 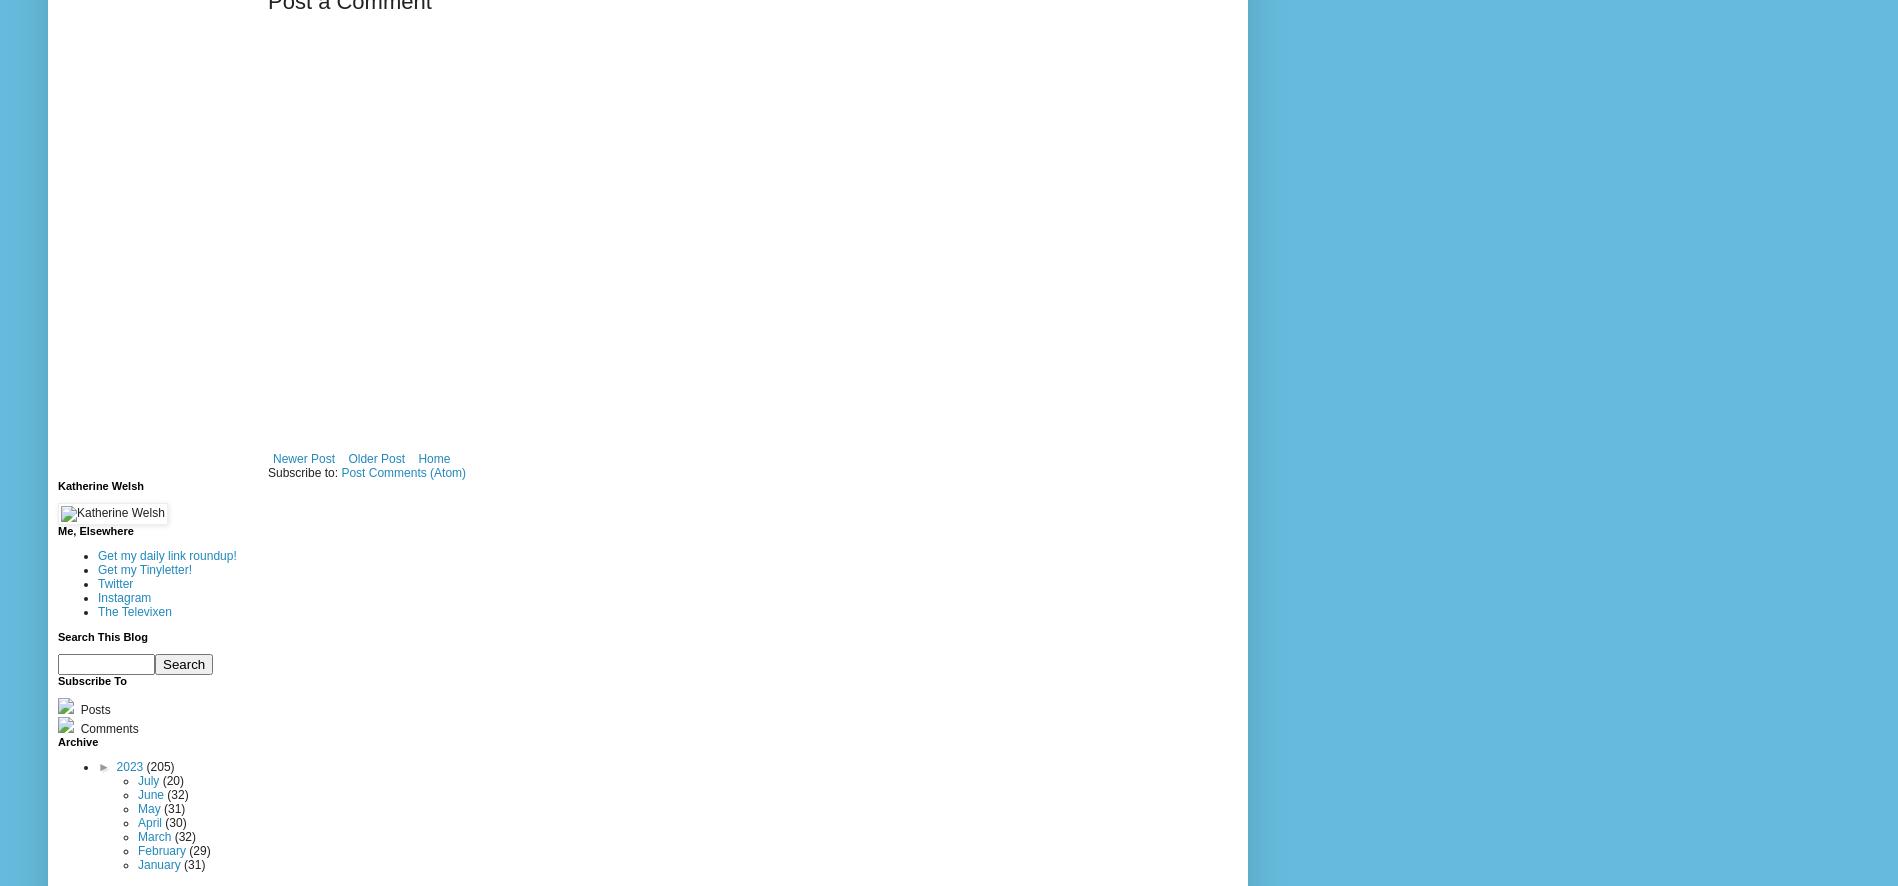 I want to click on 'Posts', so click(x=77, y=710).